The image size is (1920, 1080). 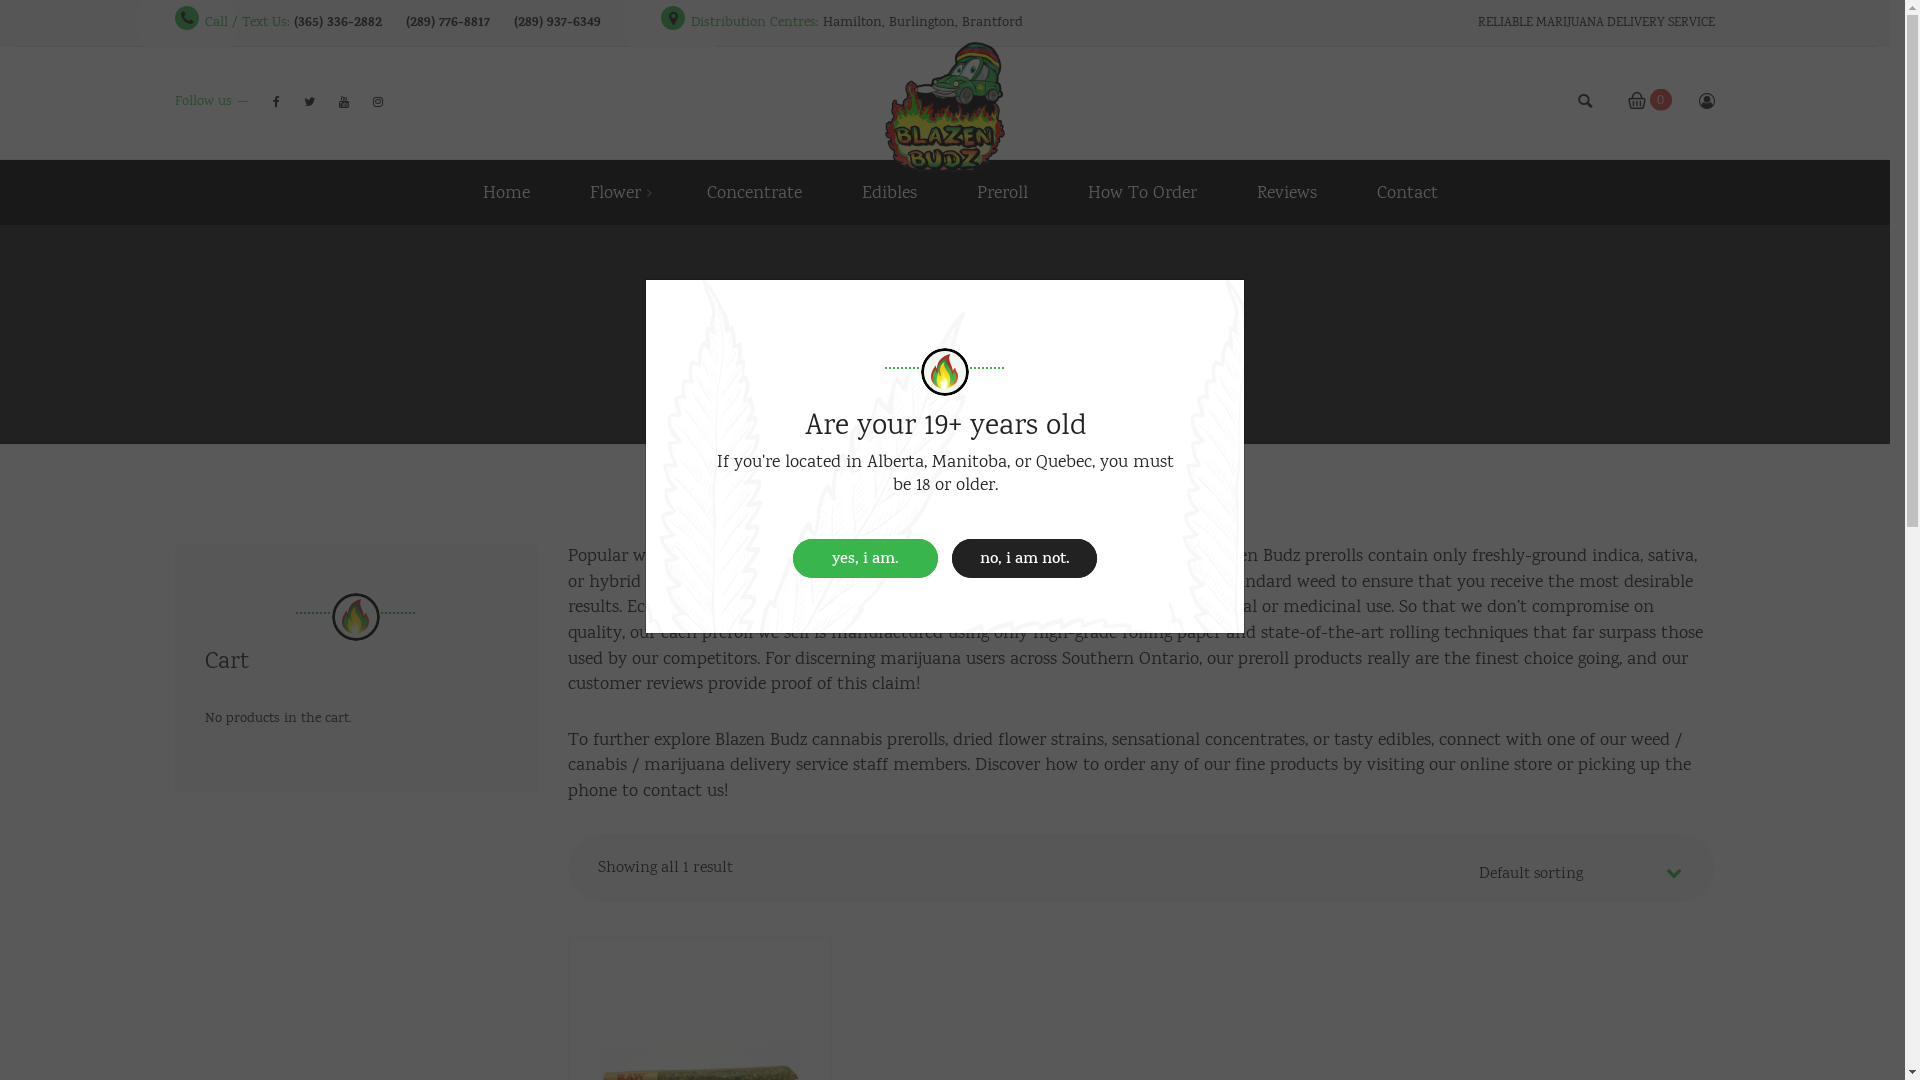 What do you see at coordinates (614, 196) in the screenshot?
I see `'Flower'` at bounding box center [614, 196].